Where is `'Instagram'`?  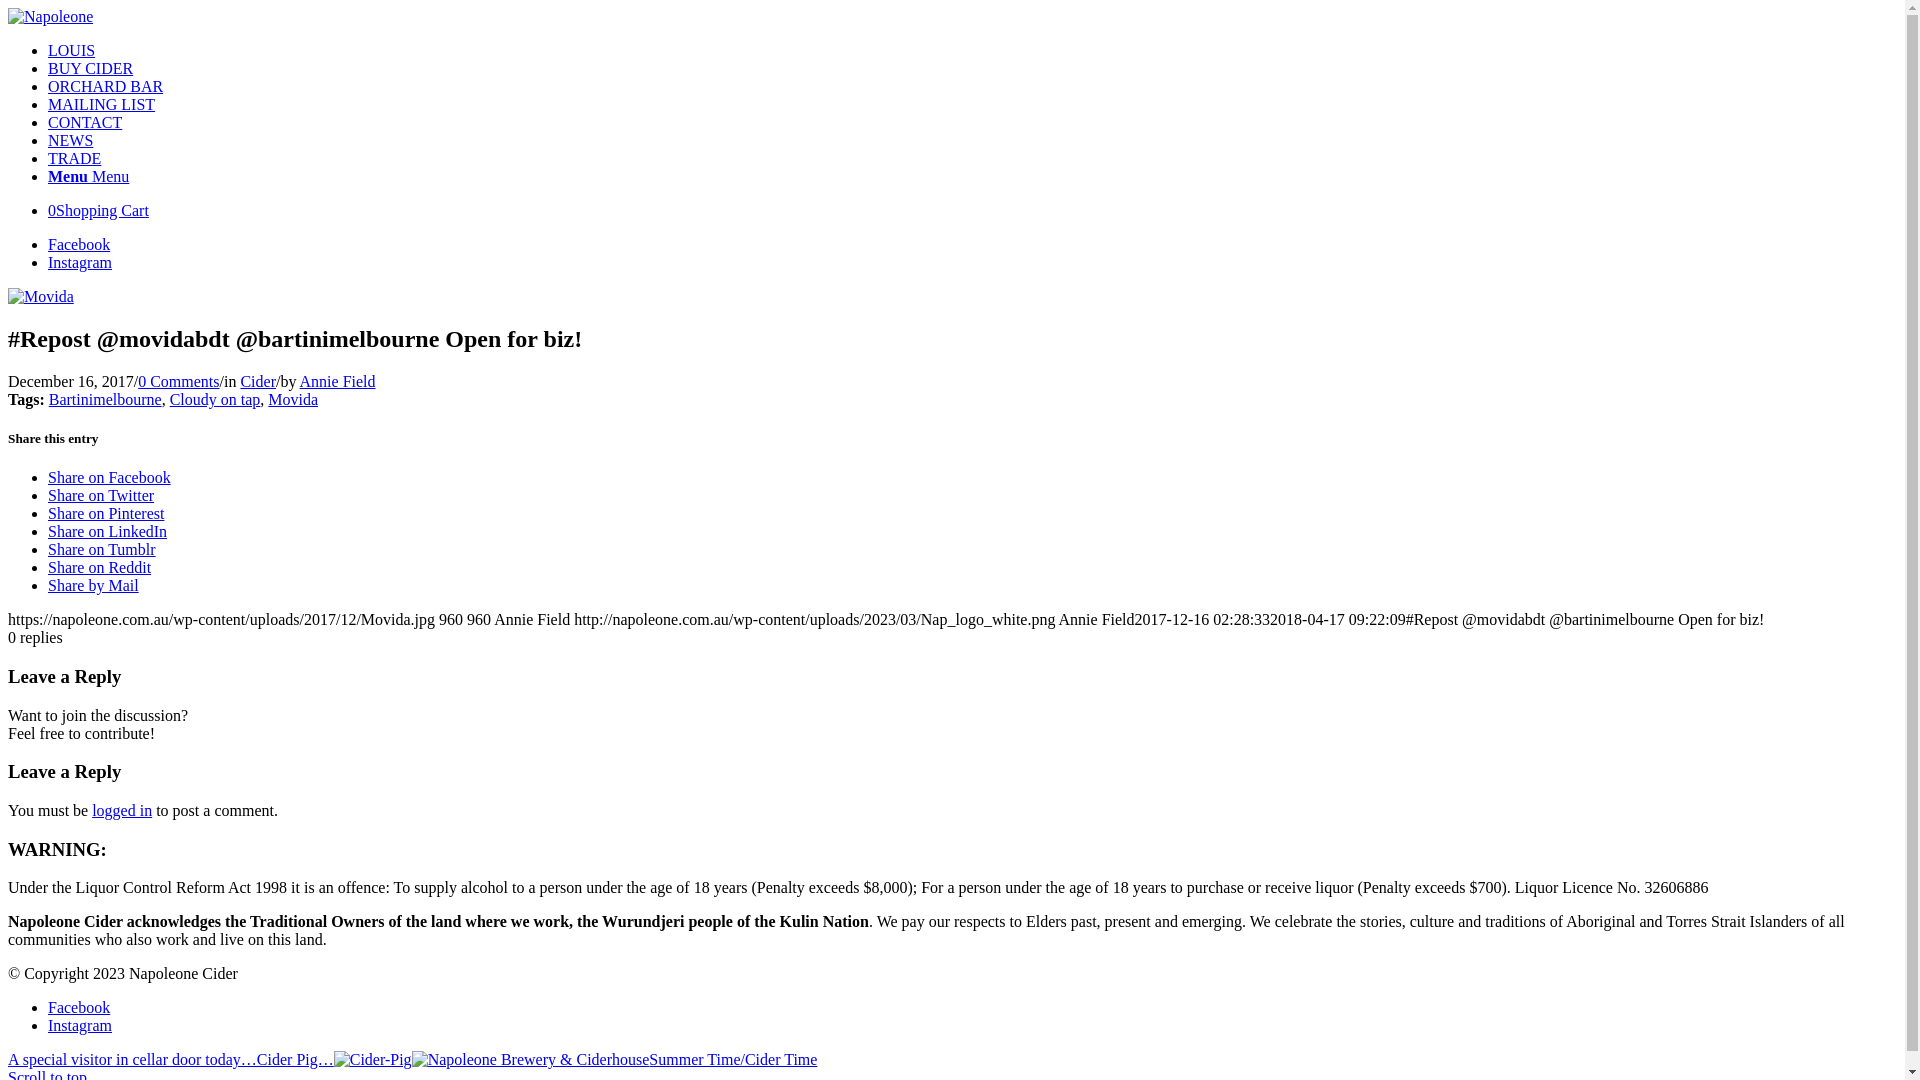
'Instagram' is located at coordinates (80, 1025).